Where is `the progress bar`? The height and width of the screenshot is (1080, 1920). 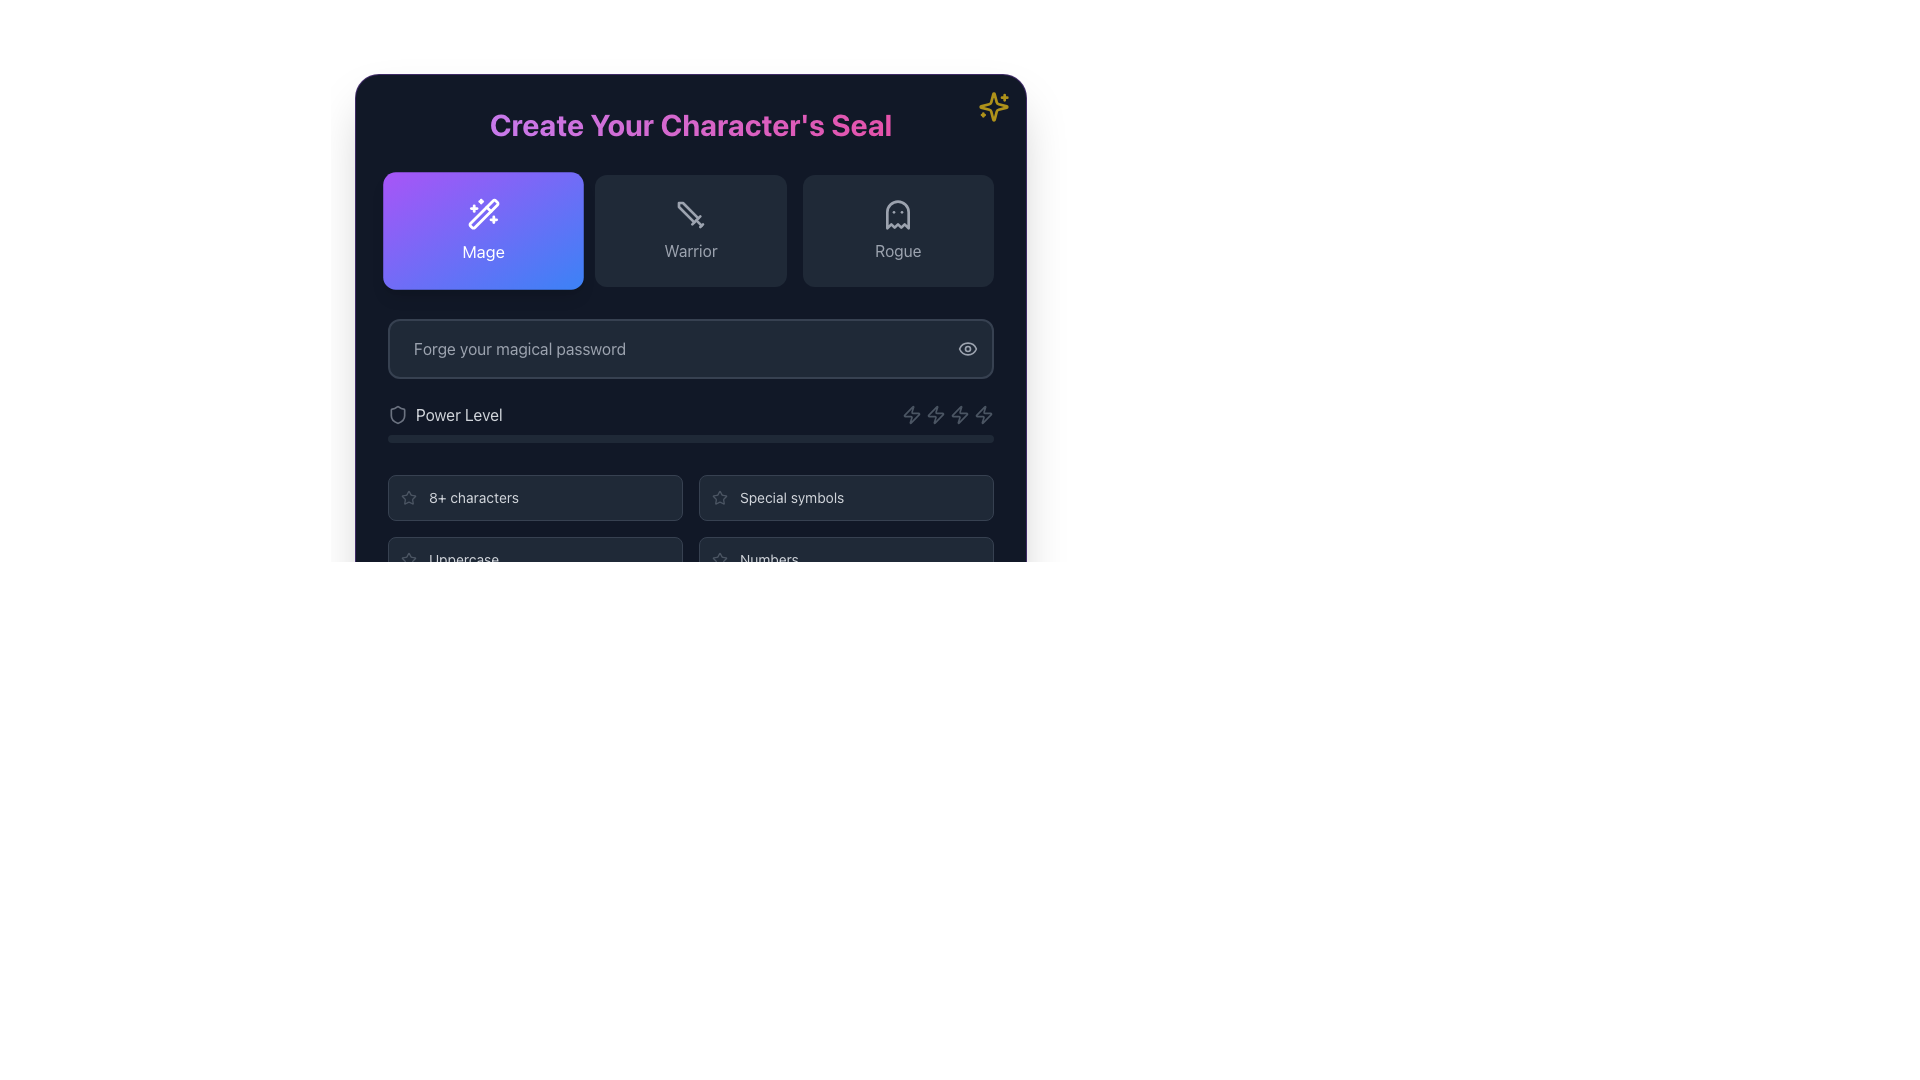
the progress bar is located at coordinates (780, 438).